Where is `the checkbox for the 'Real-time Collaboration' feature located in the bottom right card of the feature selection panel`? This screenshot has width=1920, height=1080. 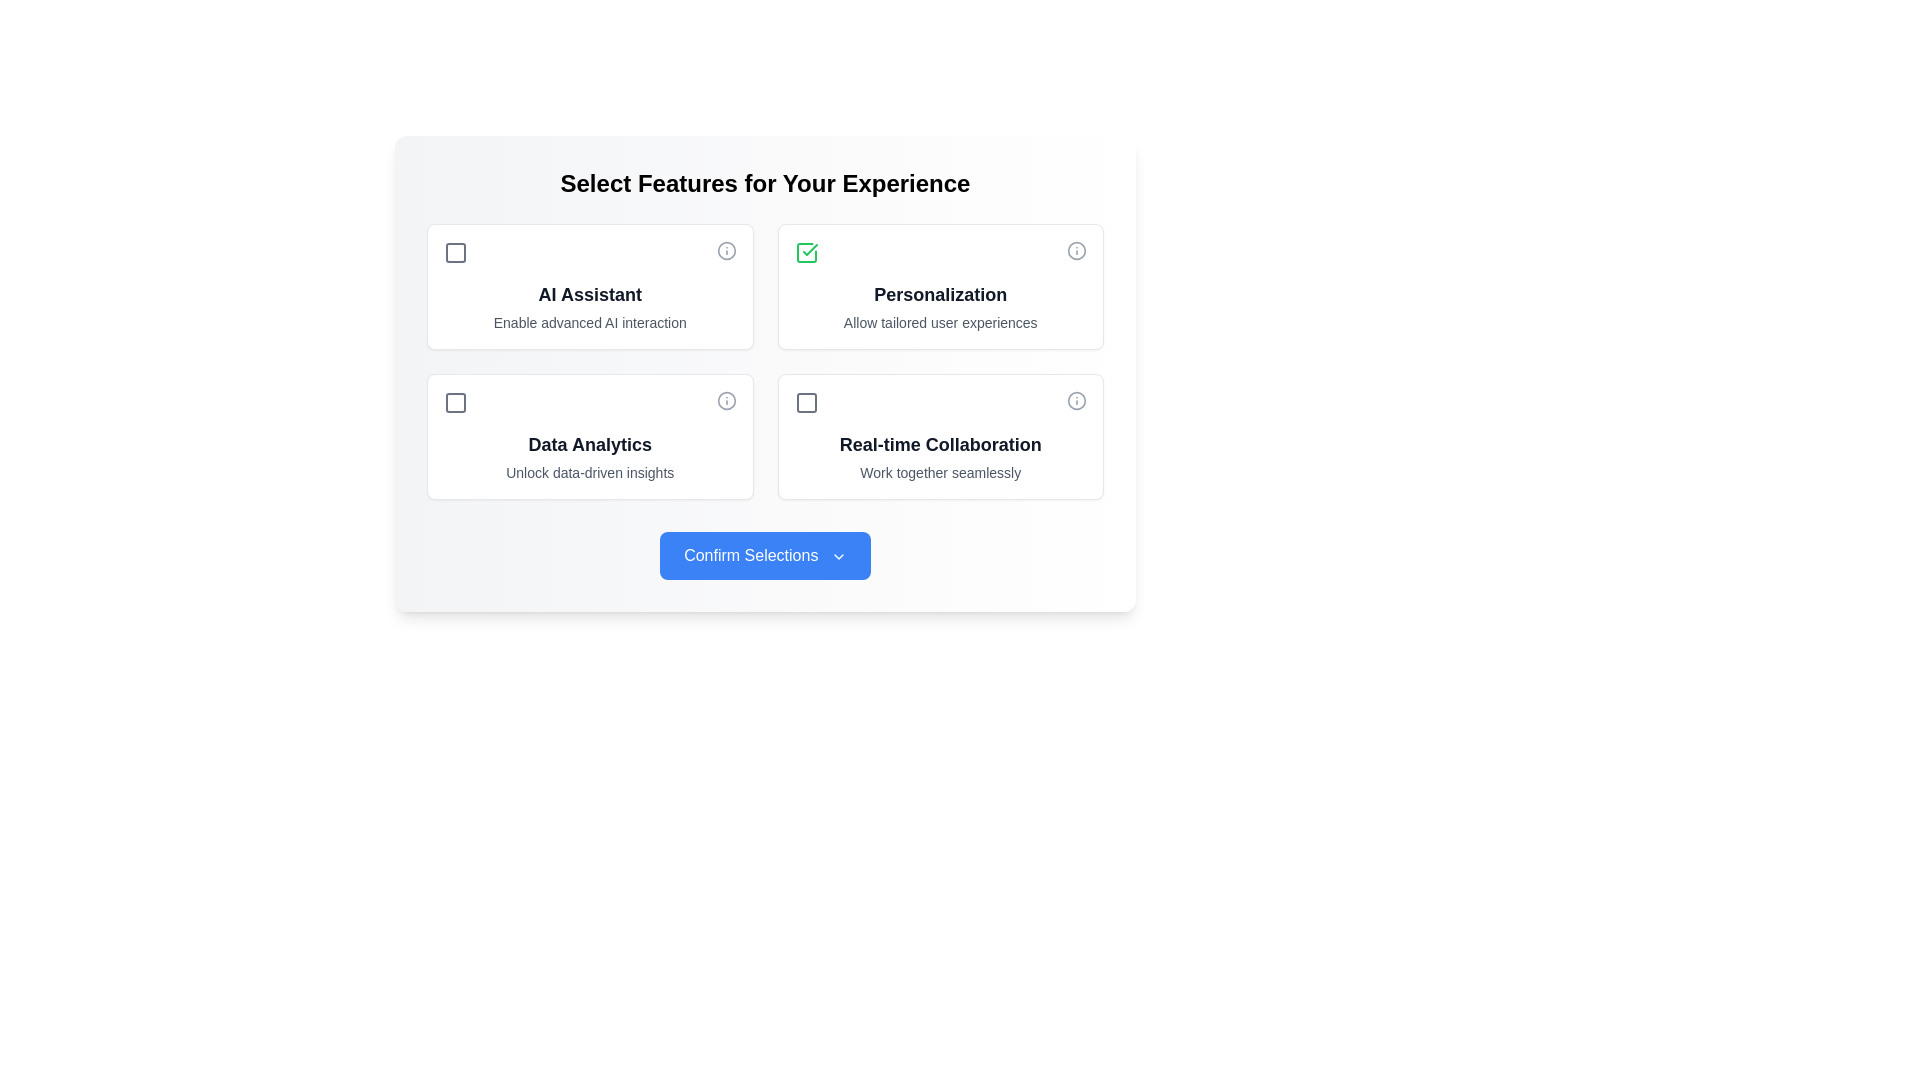
the checkbox for the 'Real-time Collaboration' feature located in the bottom right card of the feature selection panel is located at coordinates (806, 402).